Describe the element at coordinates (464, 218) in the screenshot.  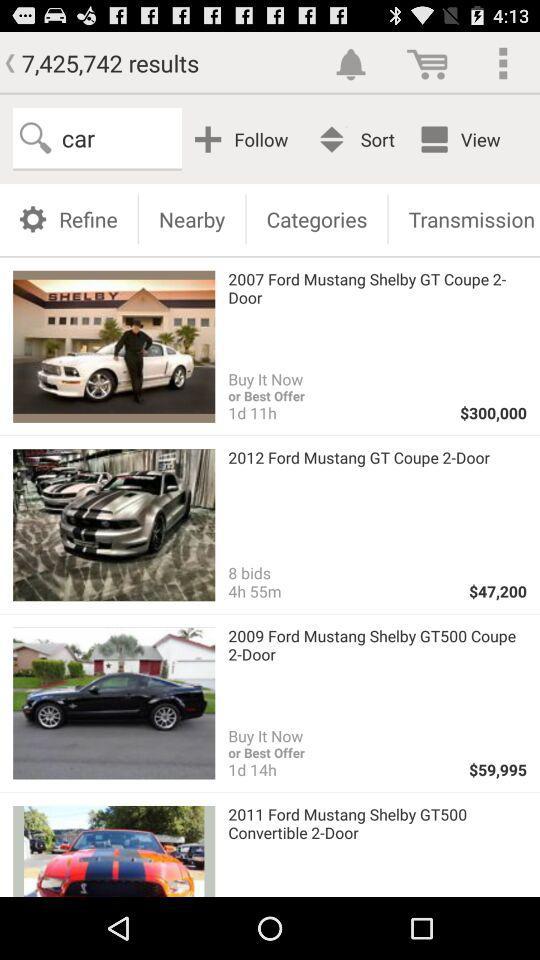
I see `the app below the view icon` at that location.